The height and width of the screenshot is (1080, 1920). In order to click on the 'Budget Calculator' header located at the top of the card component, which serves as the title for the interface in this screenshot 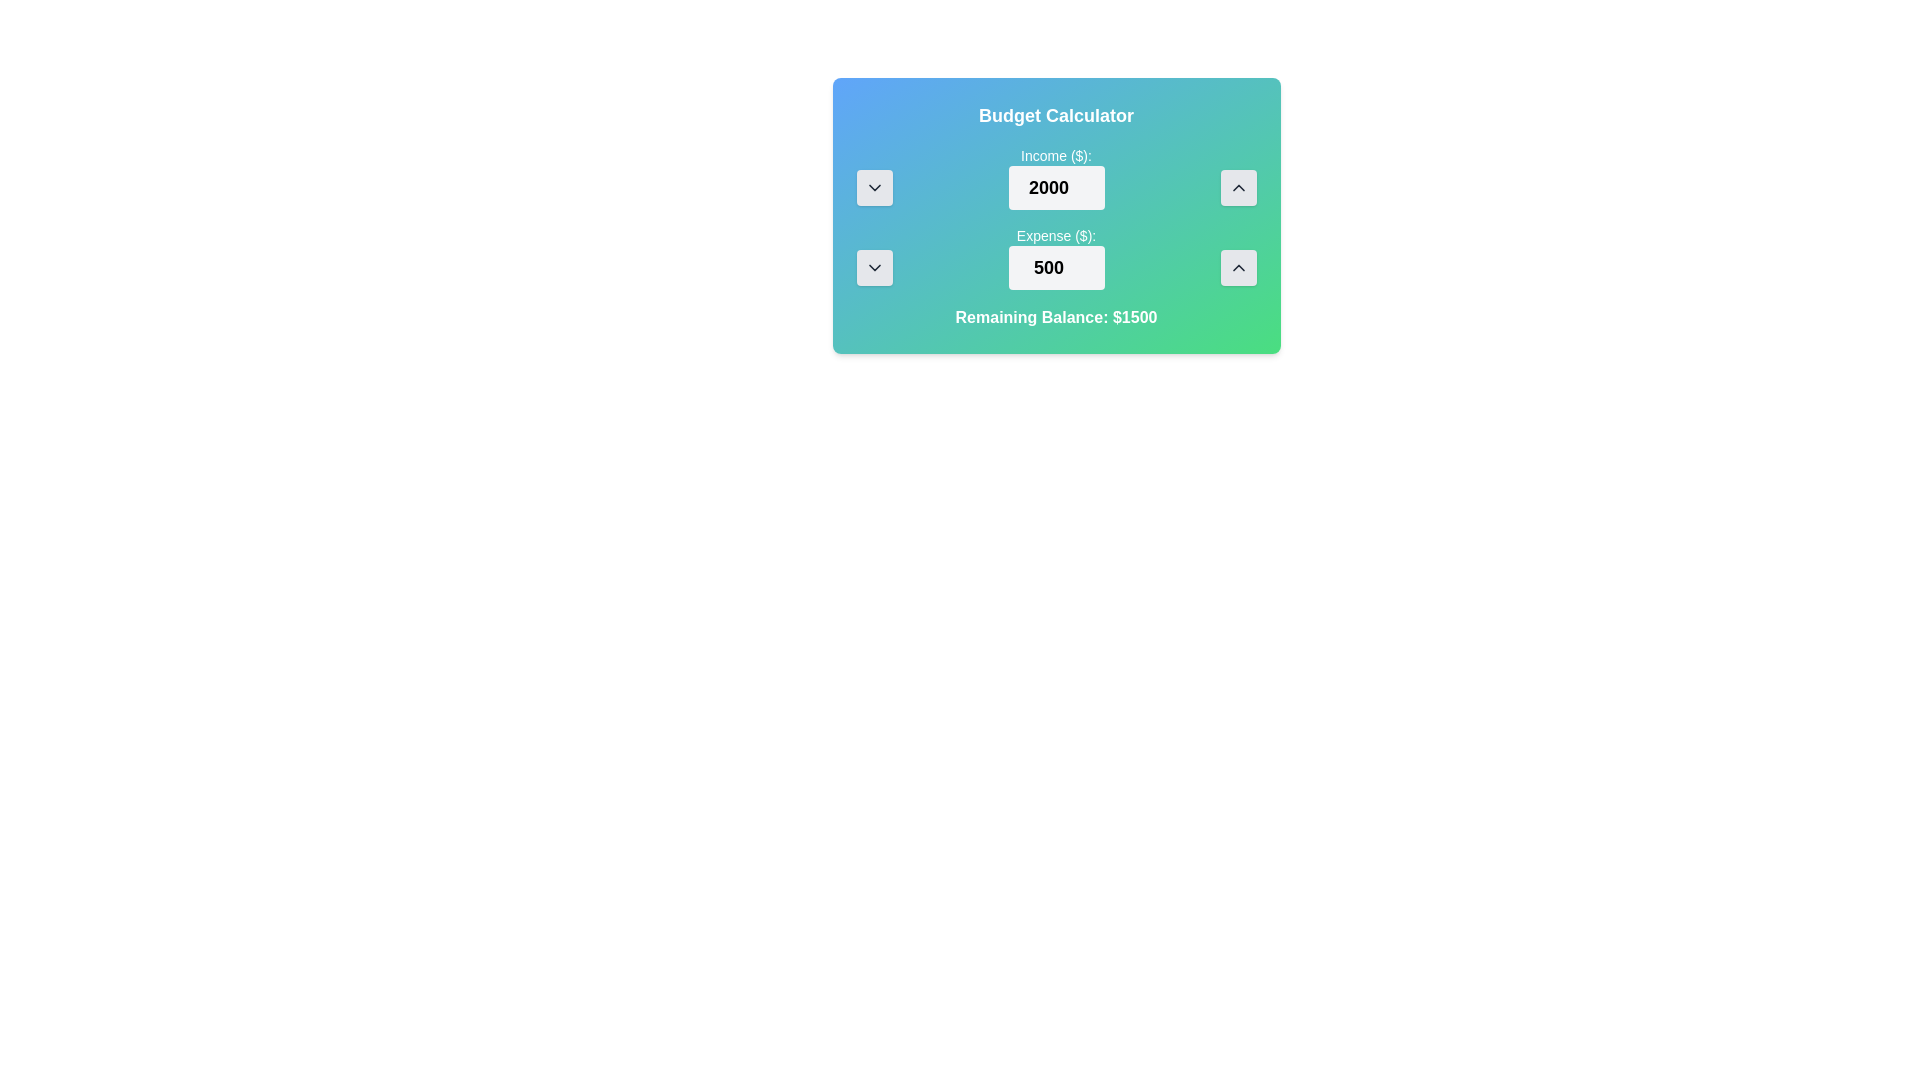, I will do `click(1055, 115)`.